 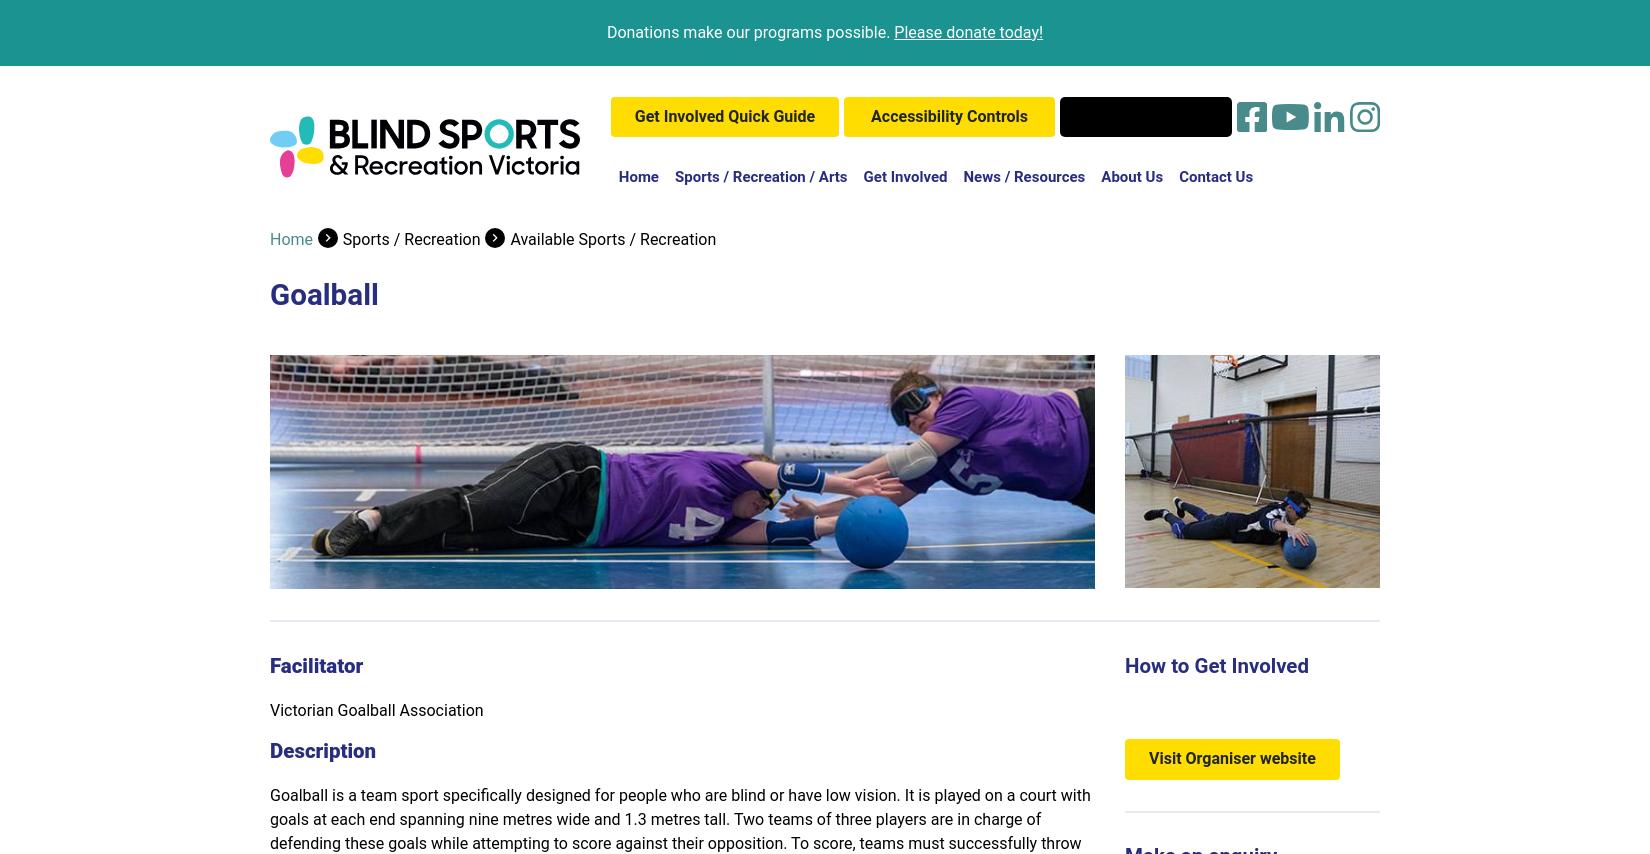 I want to click on 'Please donate today!', so click(x=968, y=30).